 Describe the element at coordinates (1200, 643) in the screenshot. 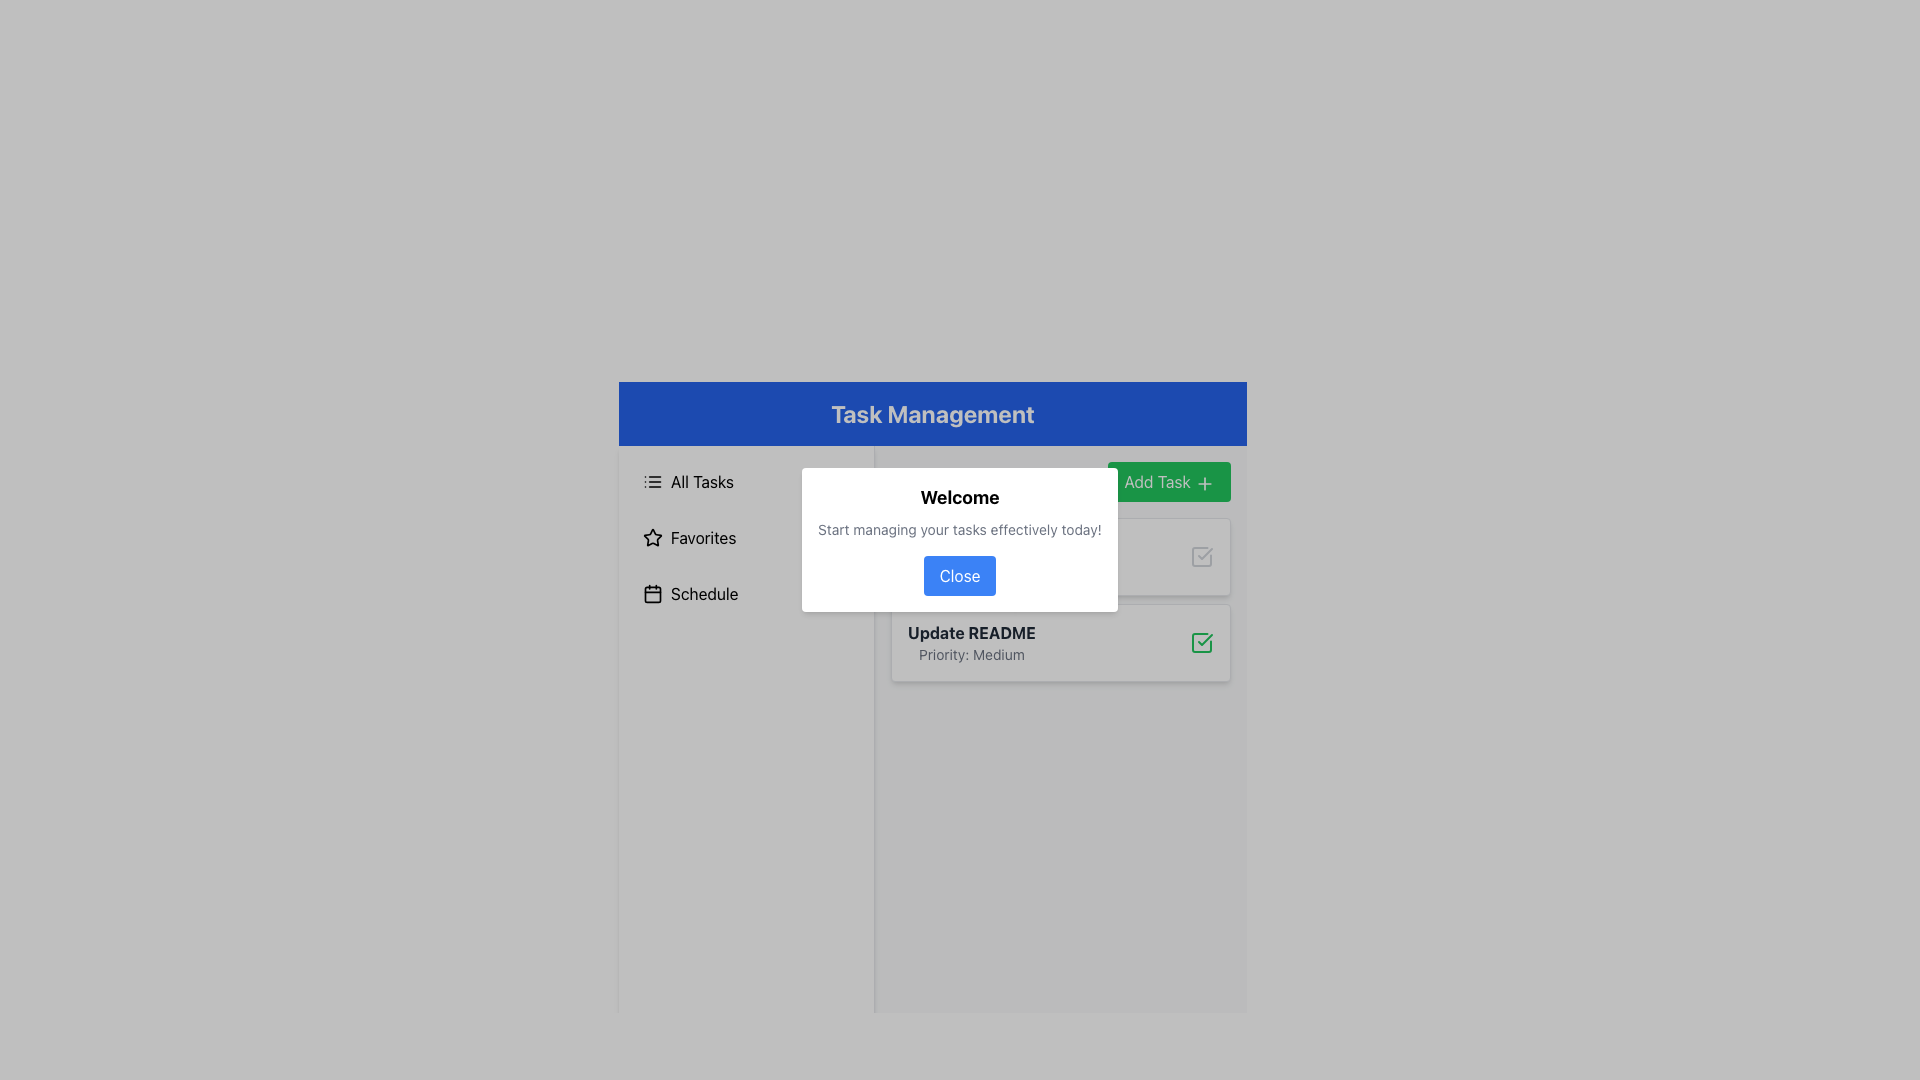

I see `the completion icon located at the right end of the task card titled 'Update README' to check or uncheck the task` at that location.